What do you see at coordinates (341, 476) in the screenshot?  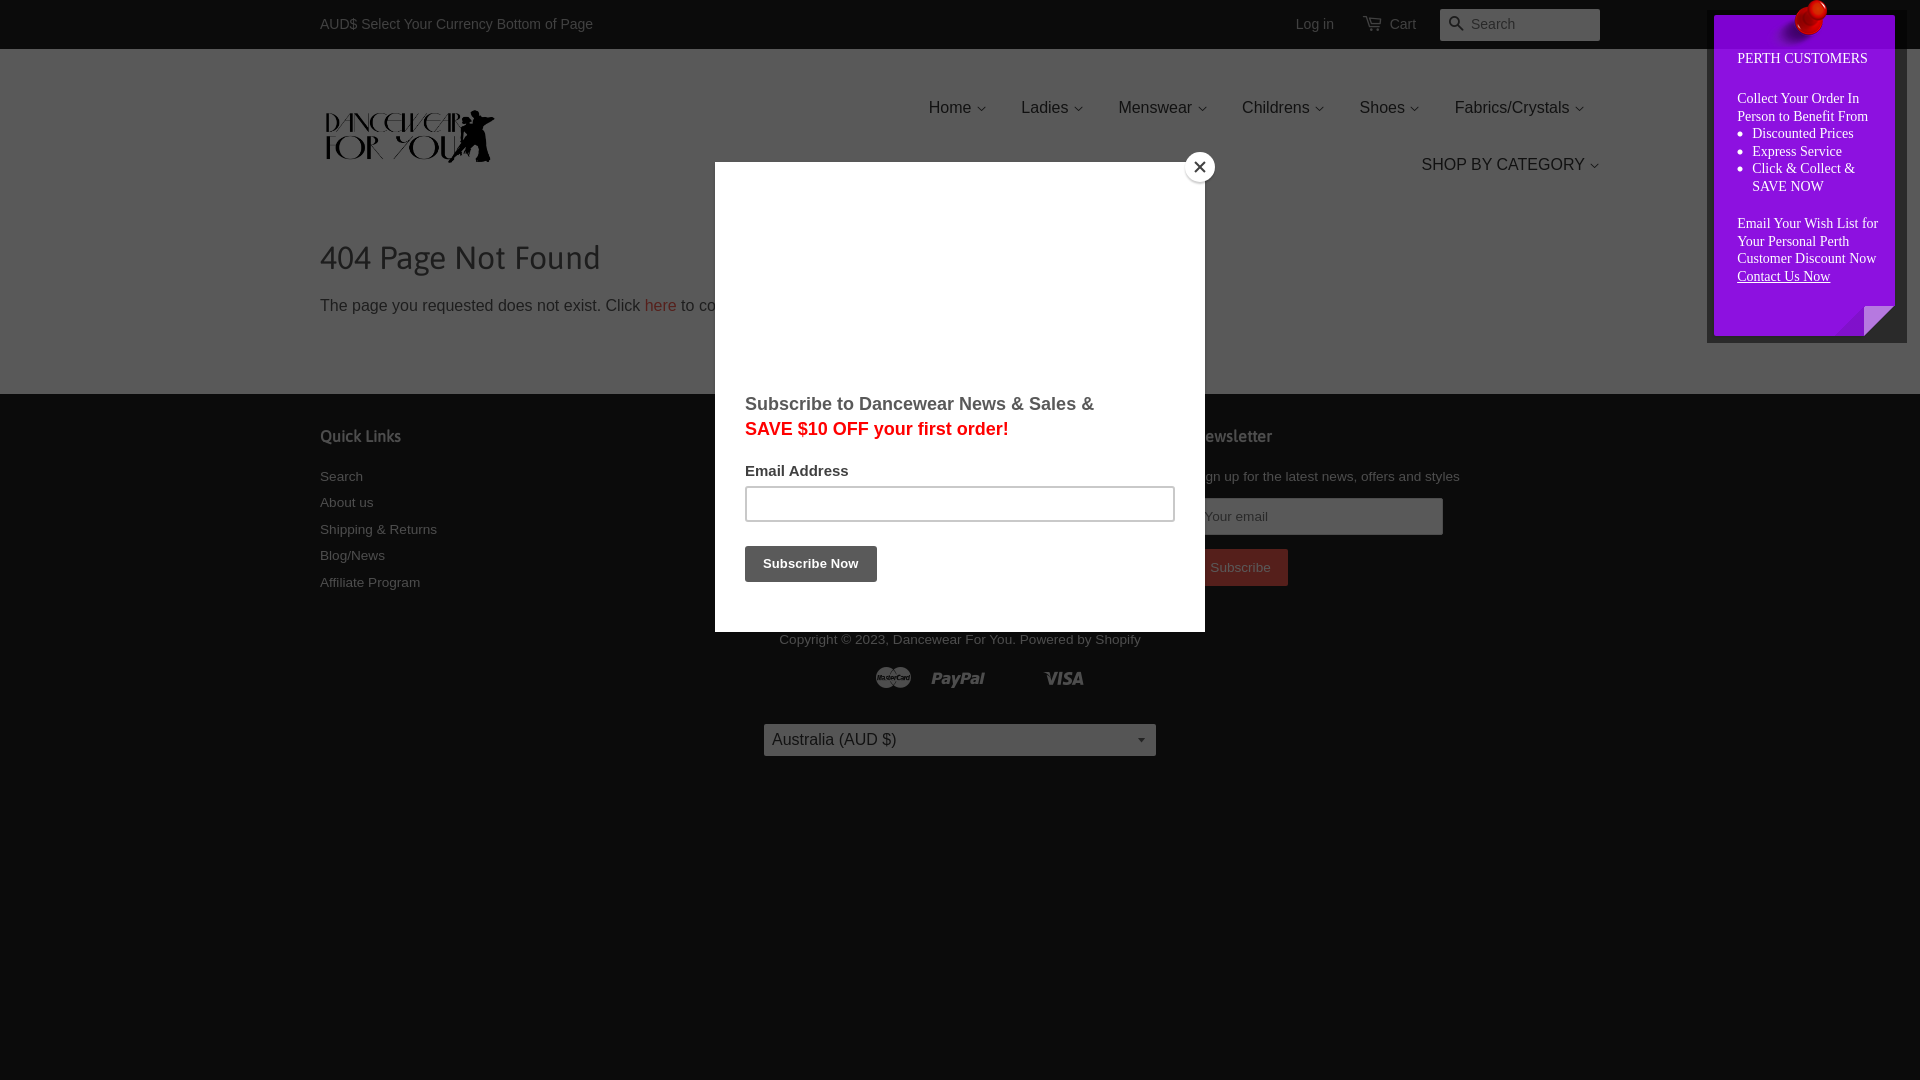 I see `'Search'` at bounding box center [341, 476].